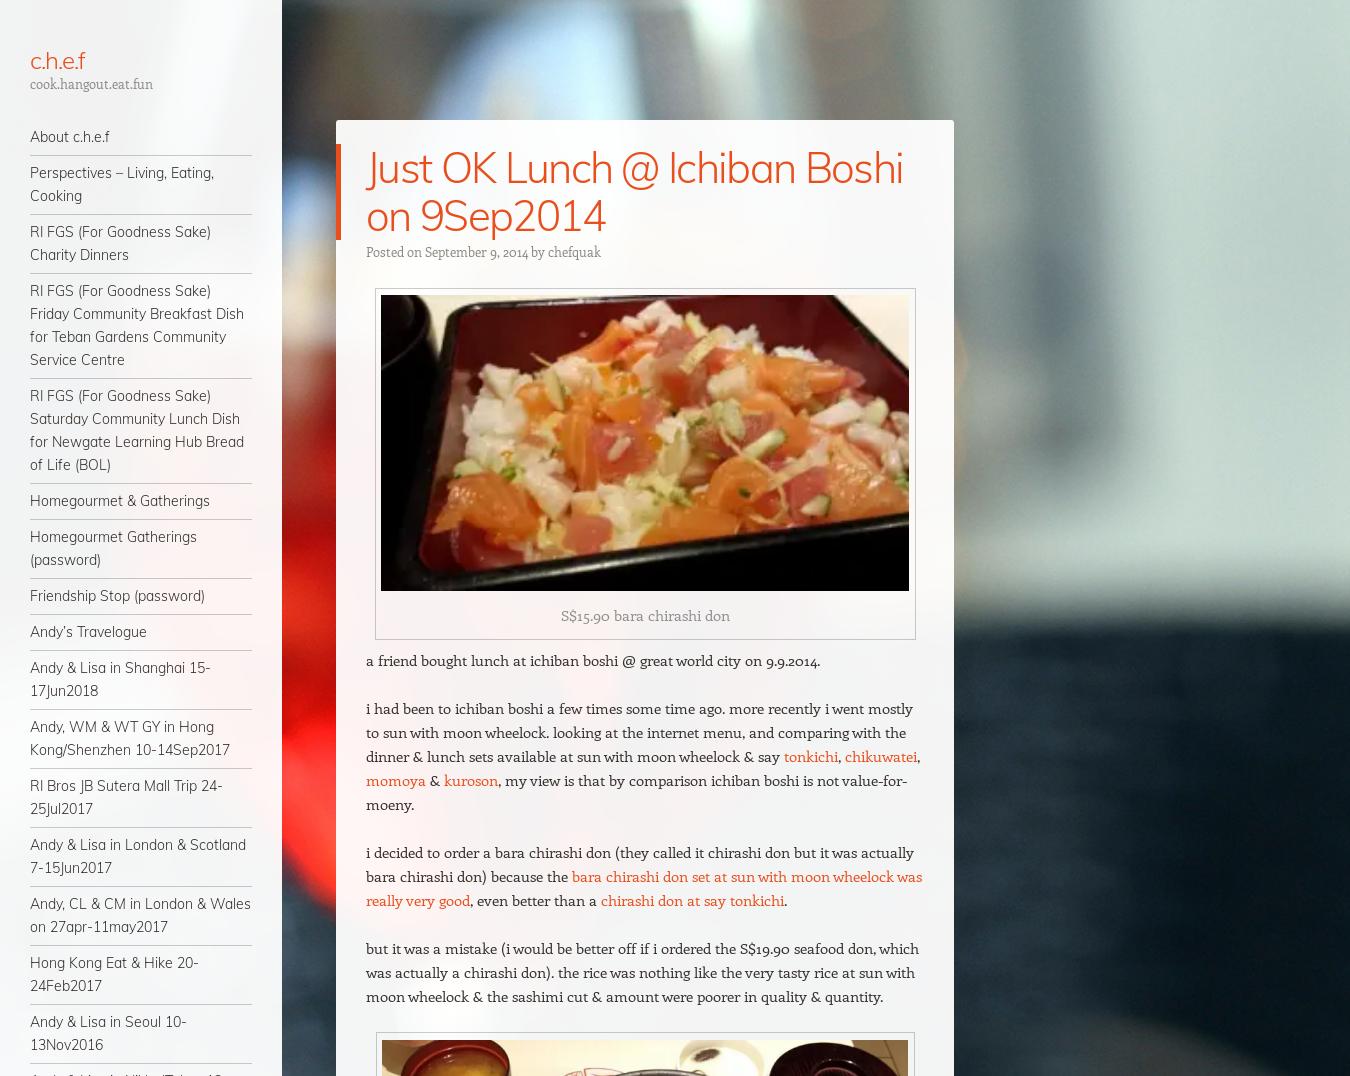  Describe the element at coordinates (120, 679) in the screenshot. I see `'Andy & Lisa in Shanghai 15-17Jun2018'` at that location.